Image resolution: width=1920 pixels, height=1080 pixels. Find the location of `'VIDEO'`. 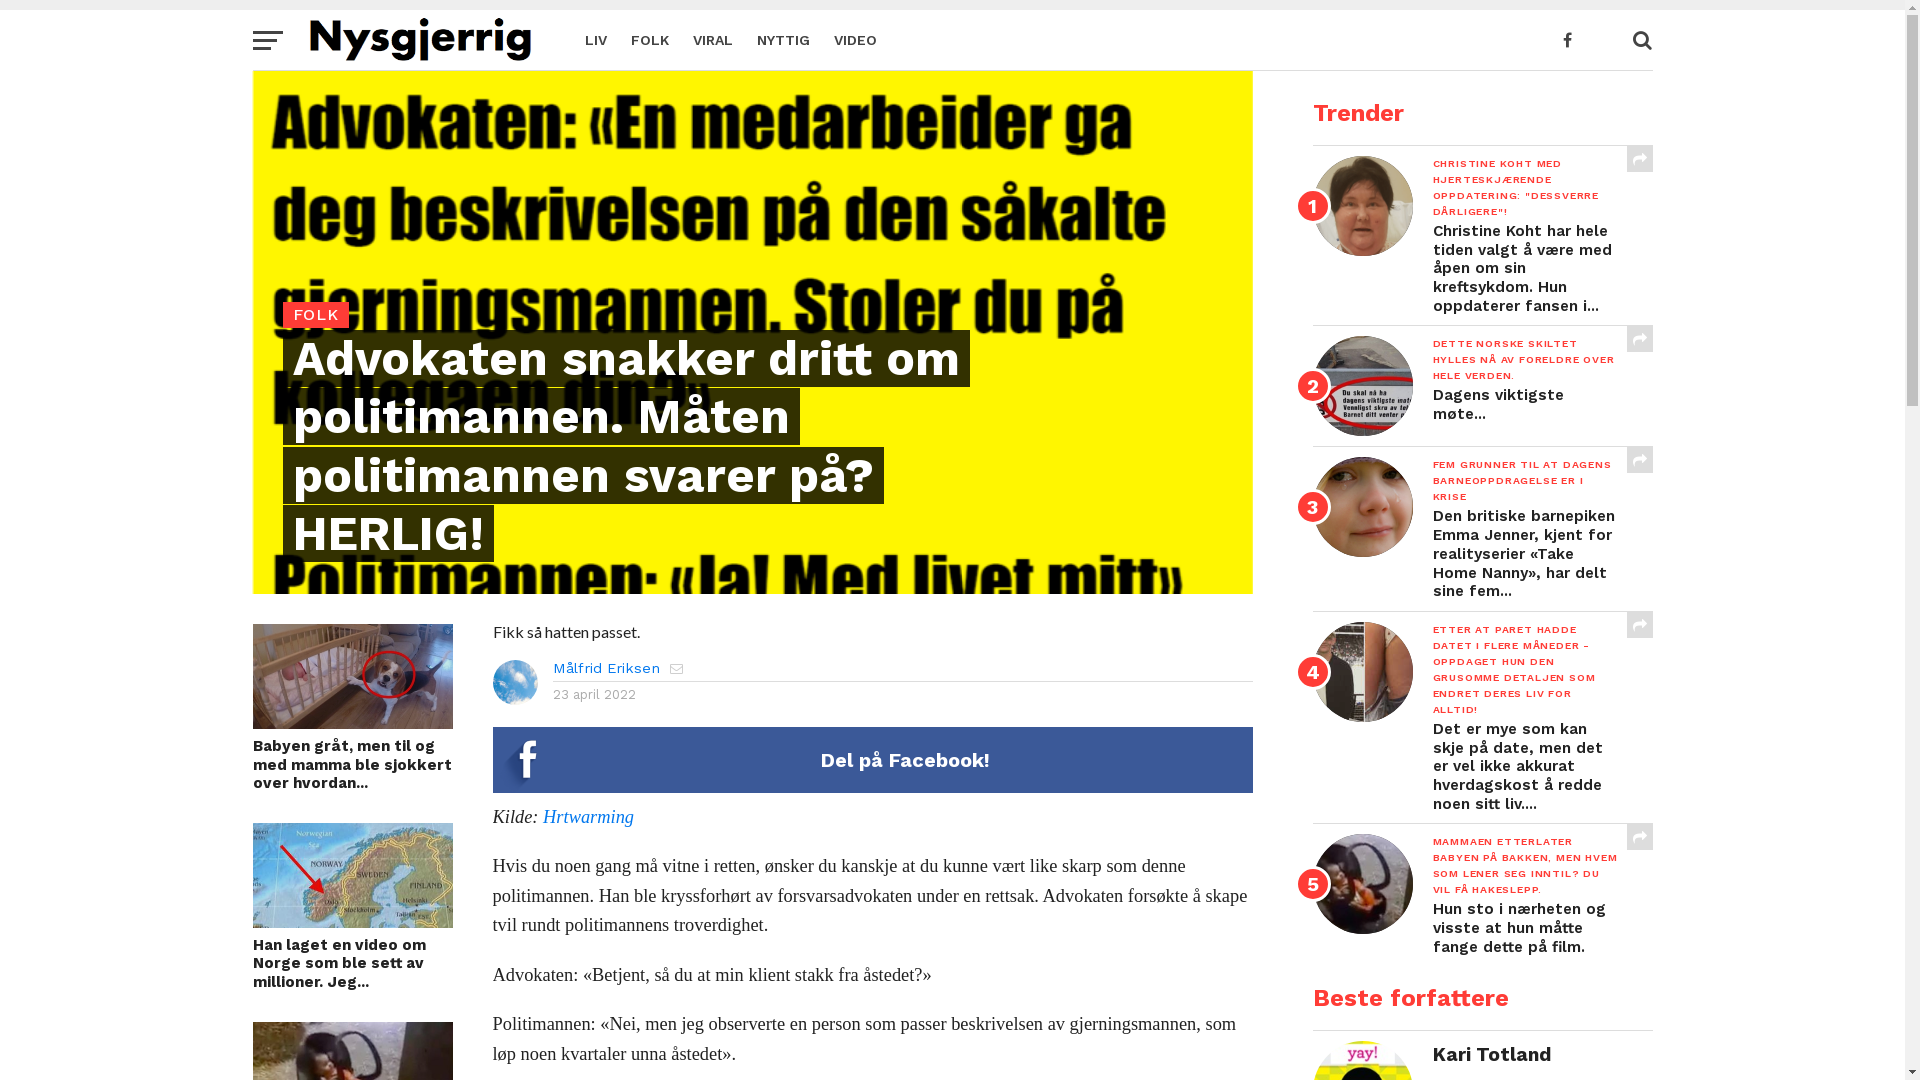

'VIDEO' is located at coordinates (855, 39).